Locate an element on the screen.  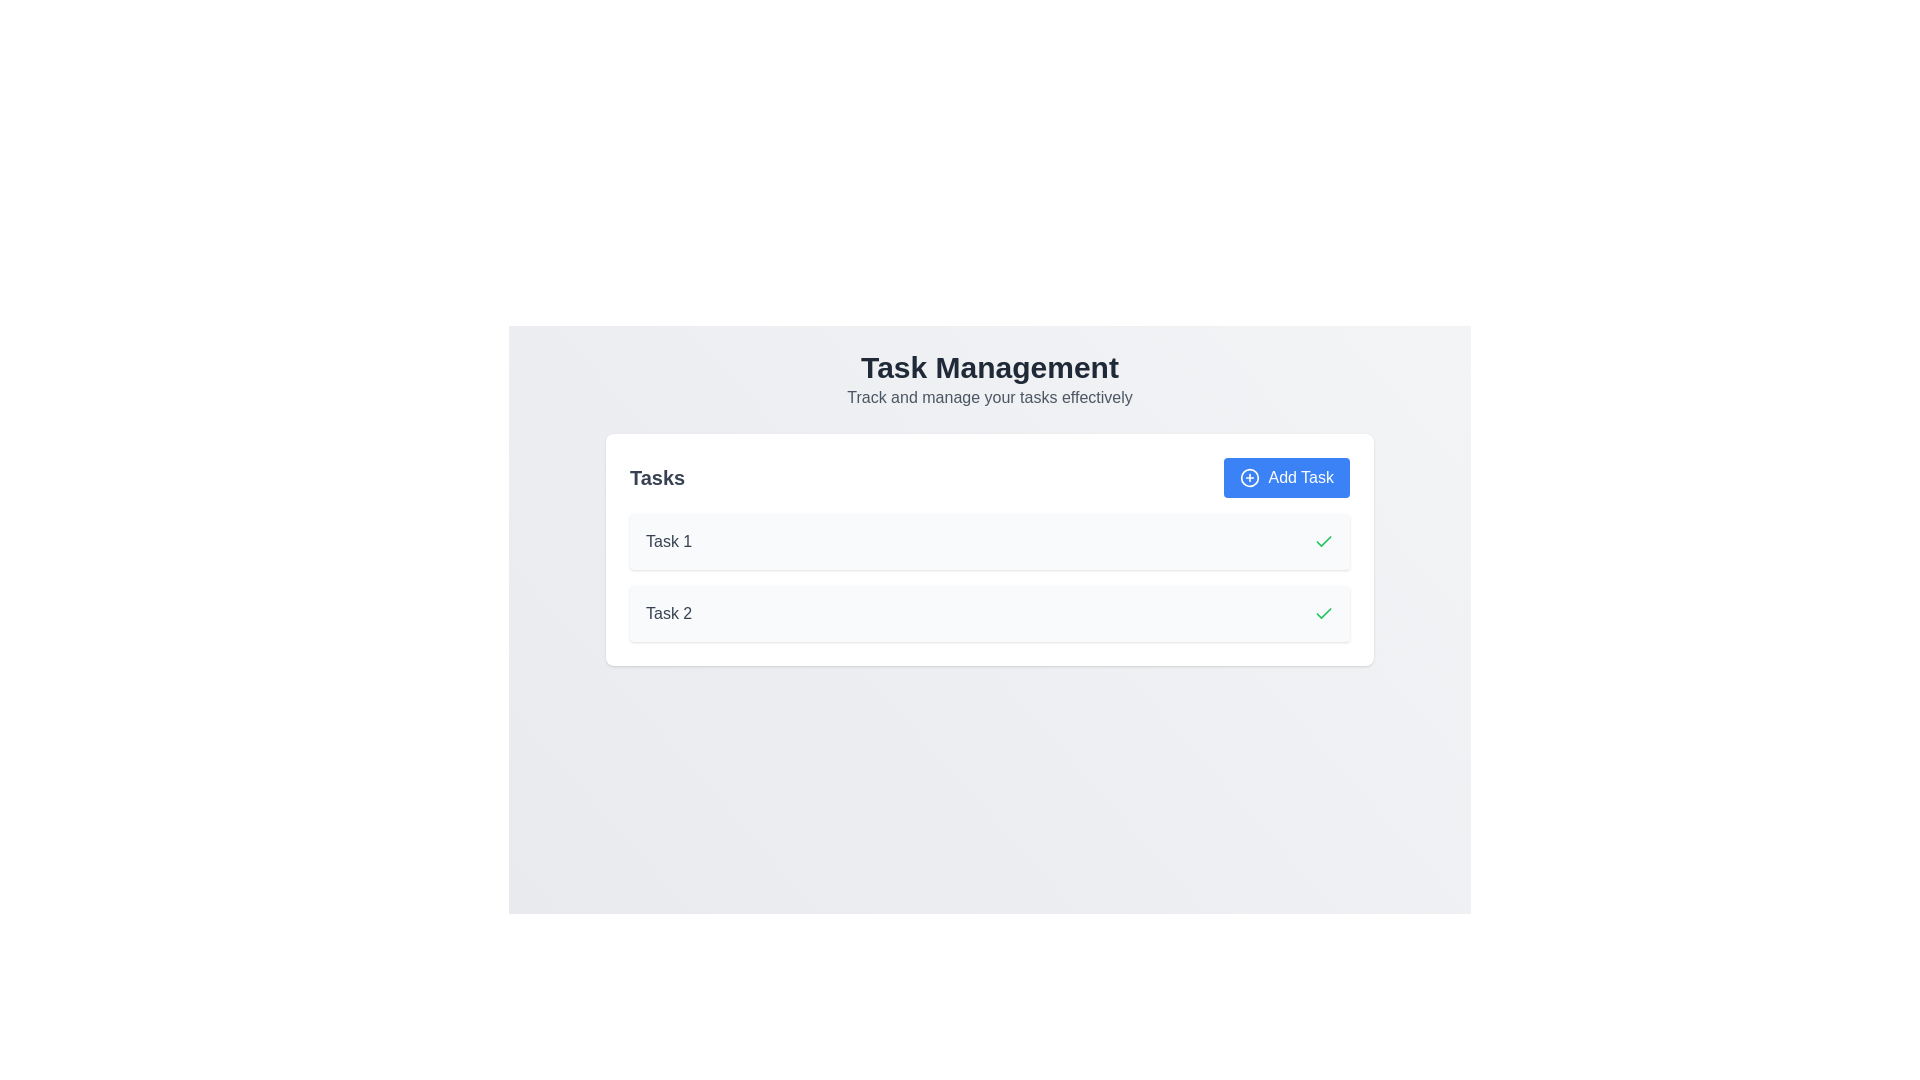
the blue 'Add Task' button with white text and a plus icon to initiate the task-adding process is located at coordinates (1287, 478).